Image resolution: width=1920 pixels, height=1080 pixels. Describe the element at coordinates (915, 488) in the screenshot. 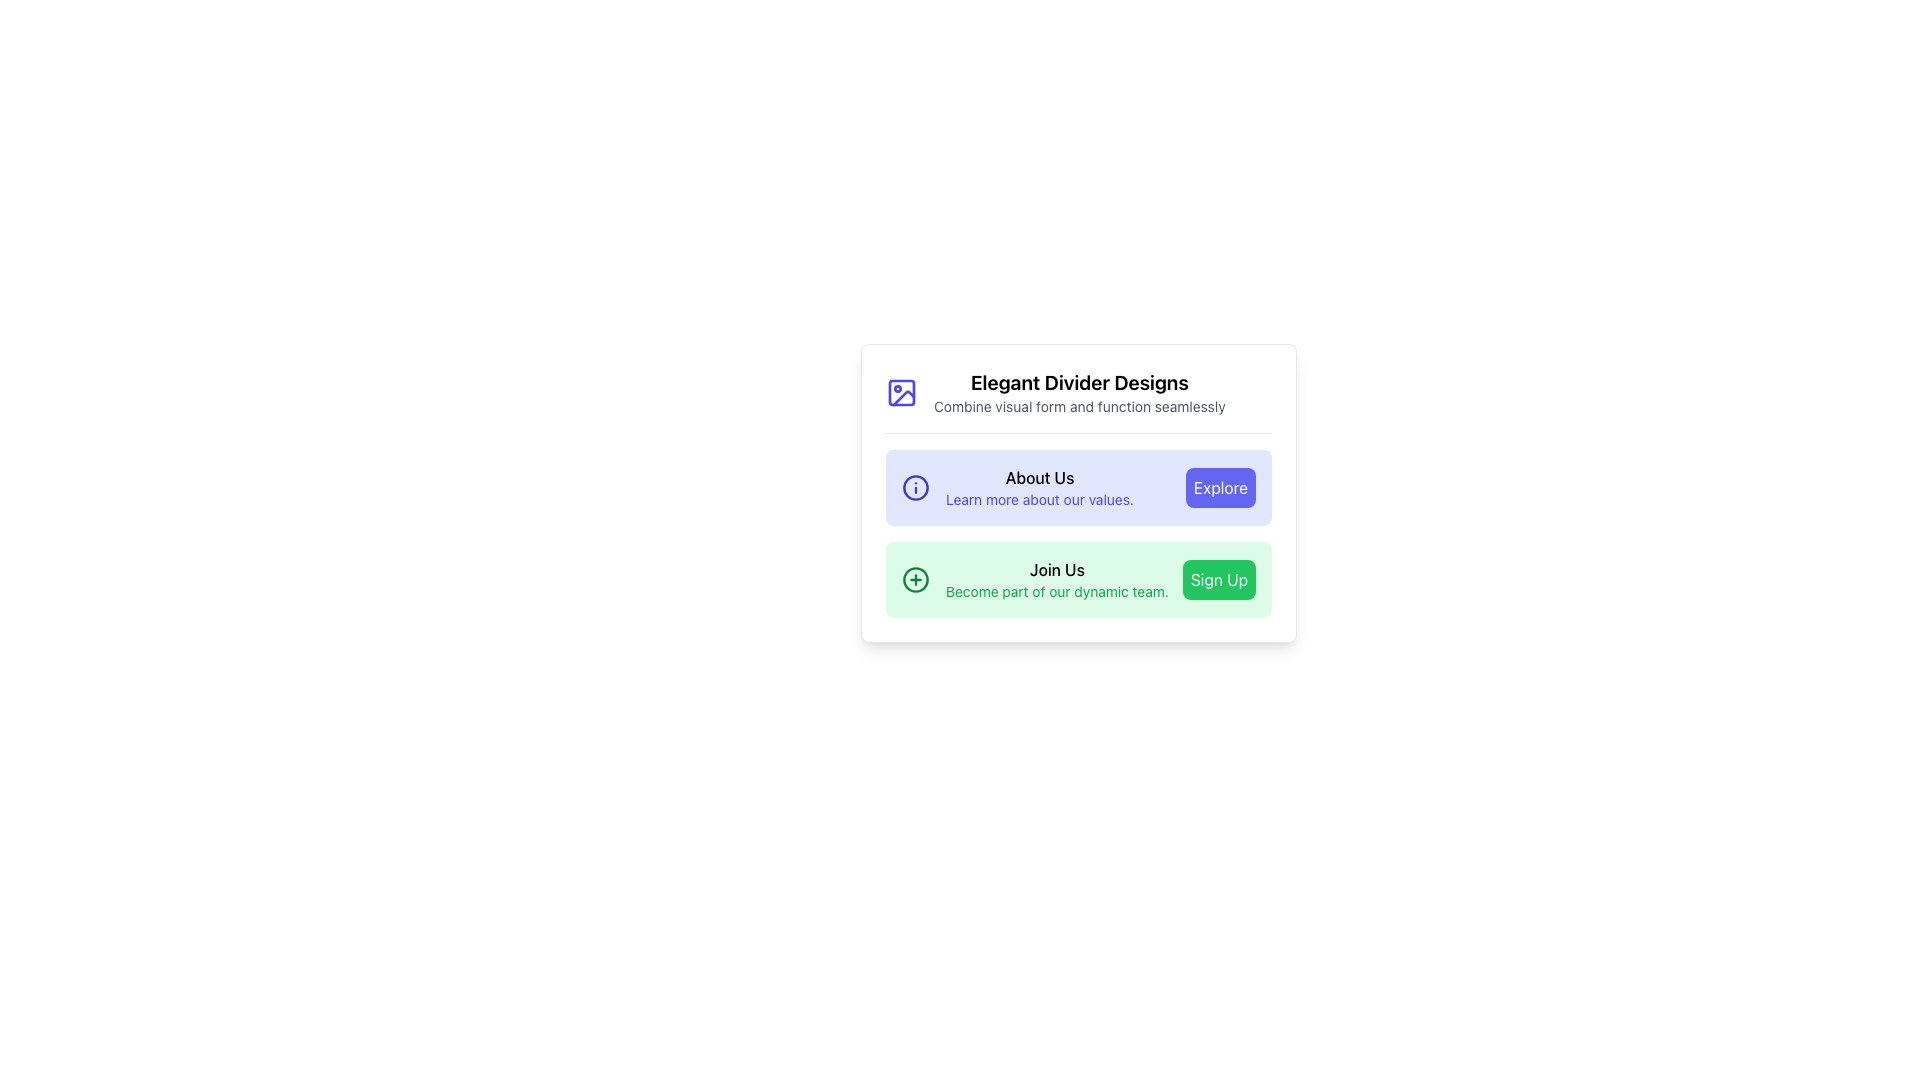

I see `the SVG Circle with a blue outline, located within the information icon to the left of the 'About Us' text` at that location.